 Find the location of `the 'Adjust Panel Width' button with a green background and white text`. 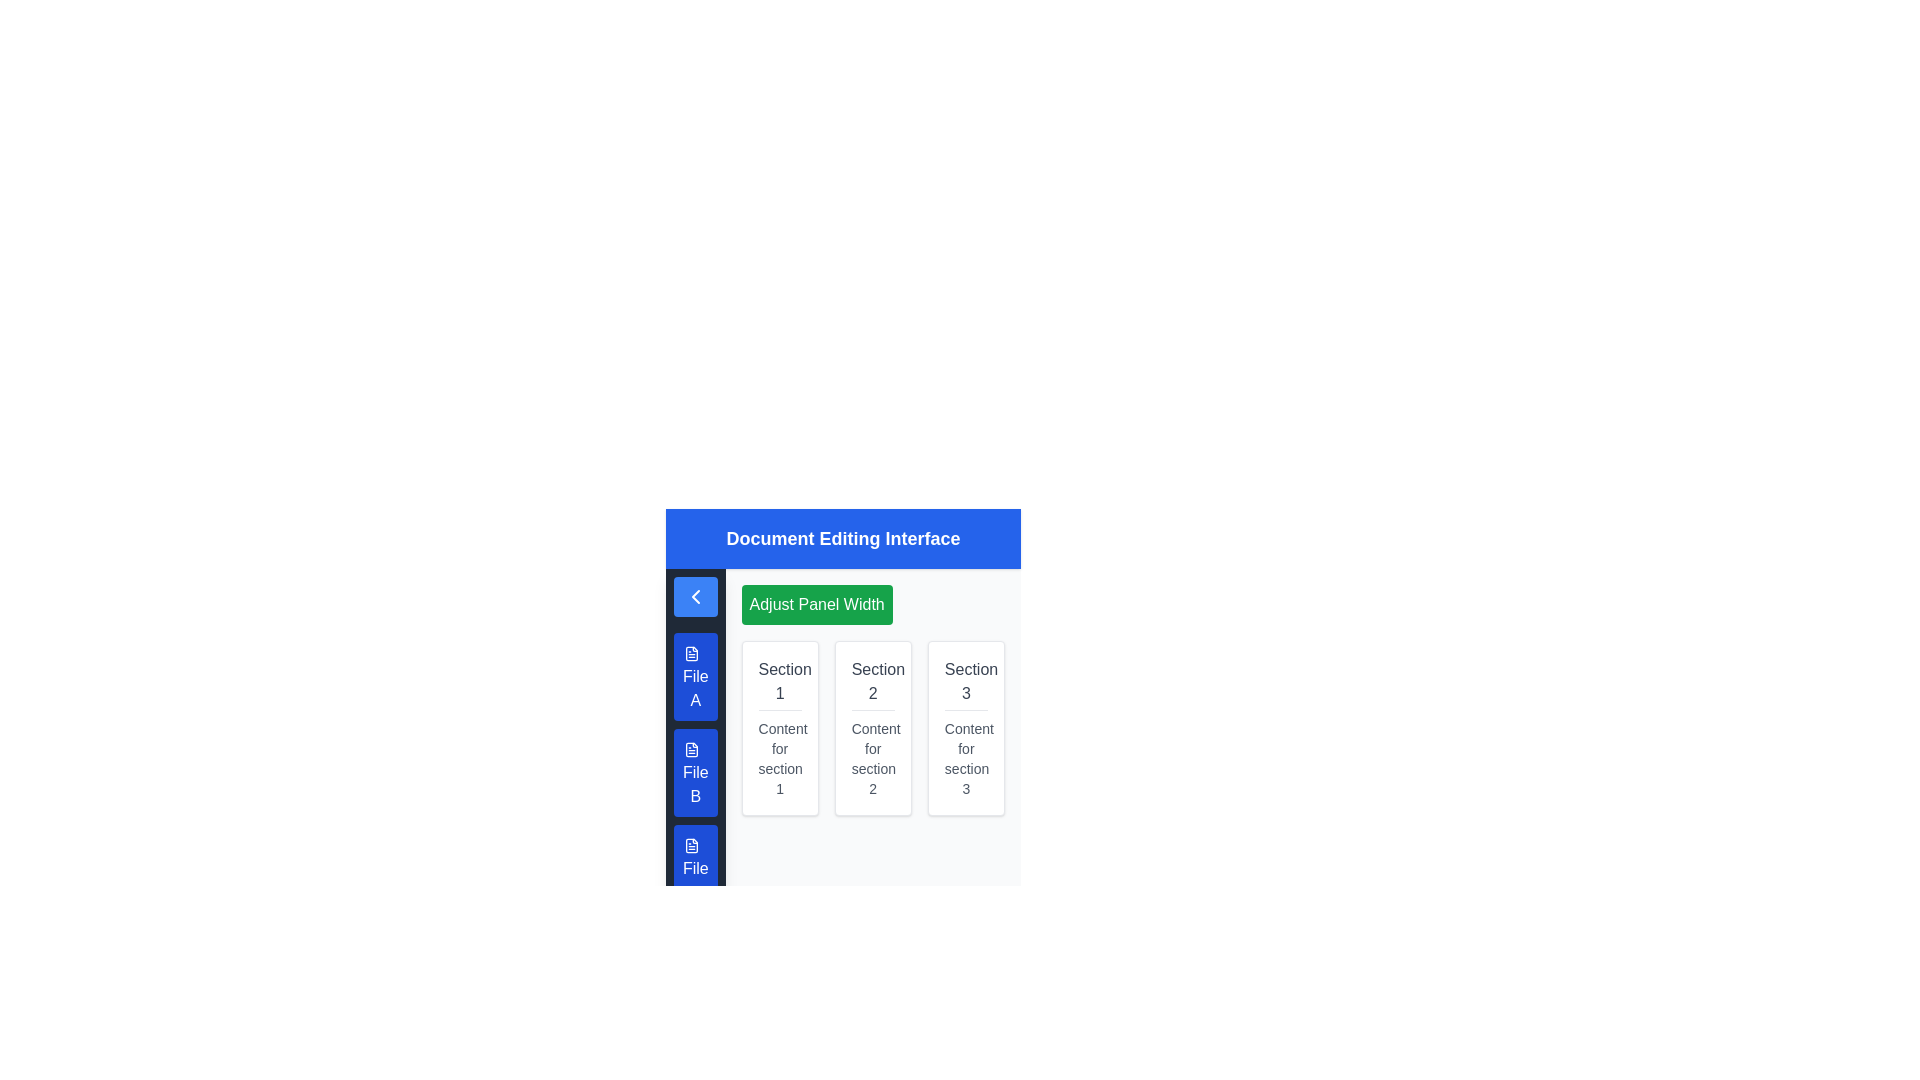

the 'Adjust Panel Width' button with a green background and white text is located at coordinates (817, 604).